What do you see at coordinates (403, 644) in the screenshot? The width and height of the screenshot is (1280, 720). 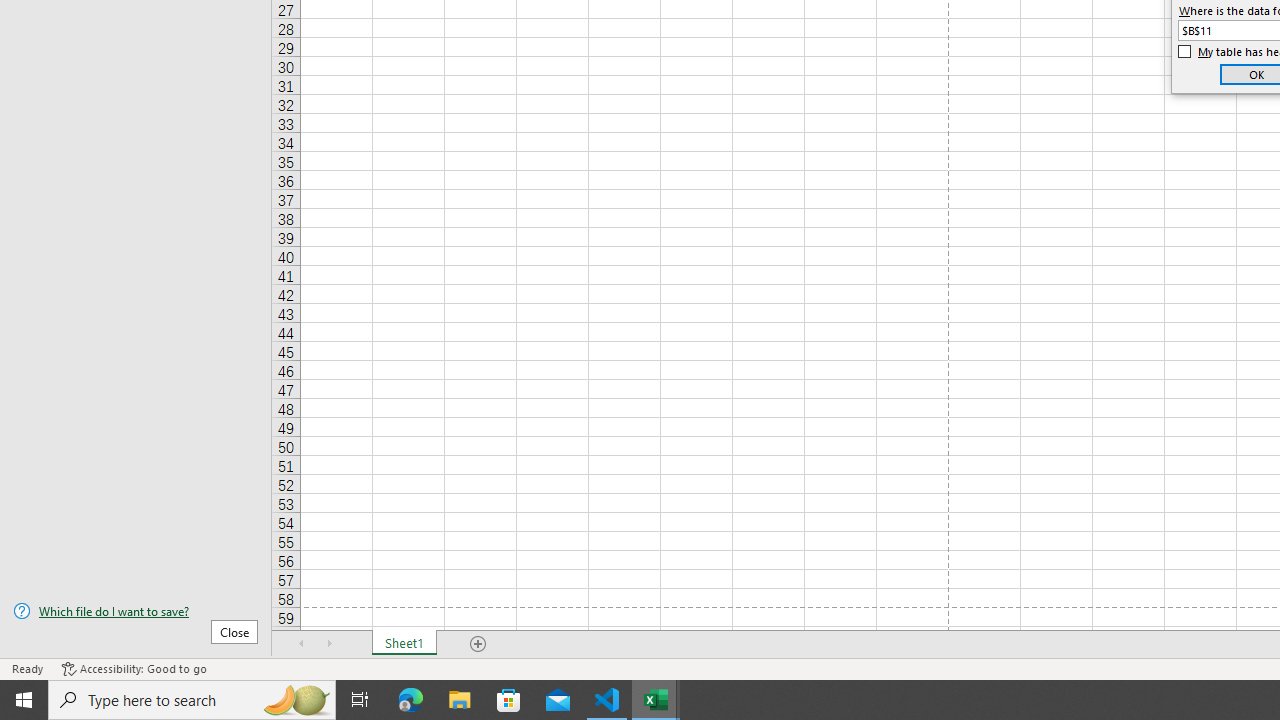 I see `'Sheet1'` at bounding box center [403, 644].